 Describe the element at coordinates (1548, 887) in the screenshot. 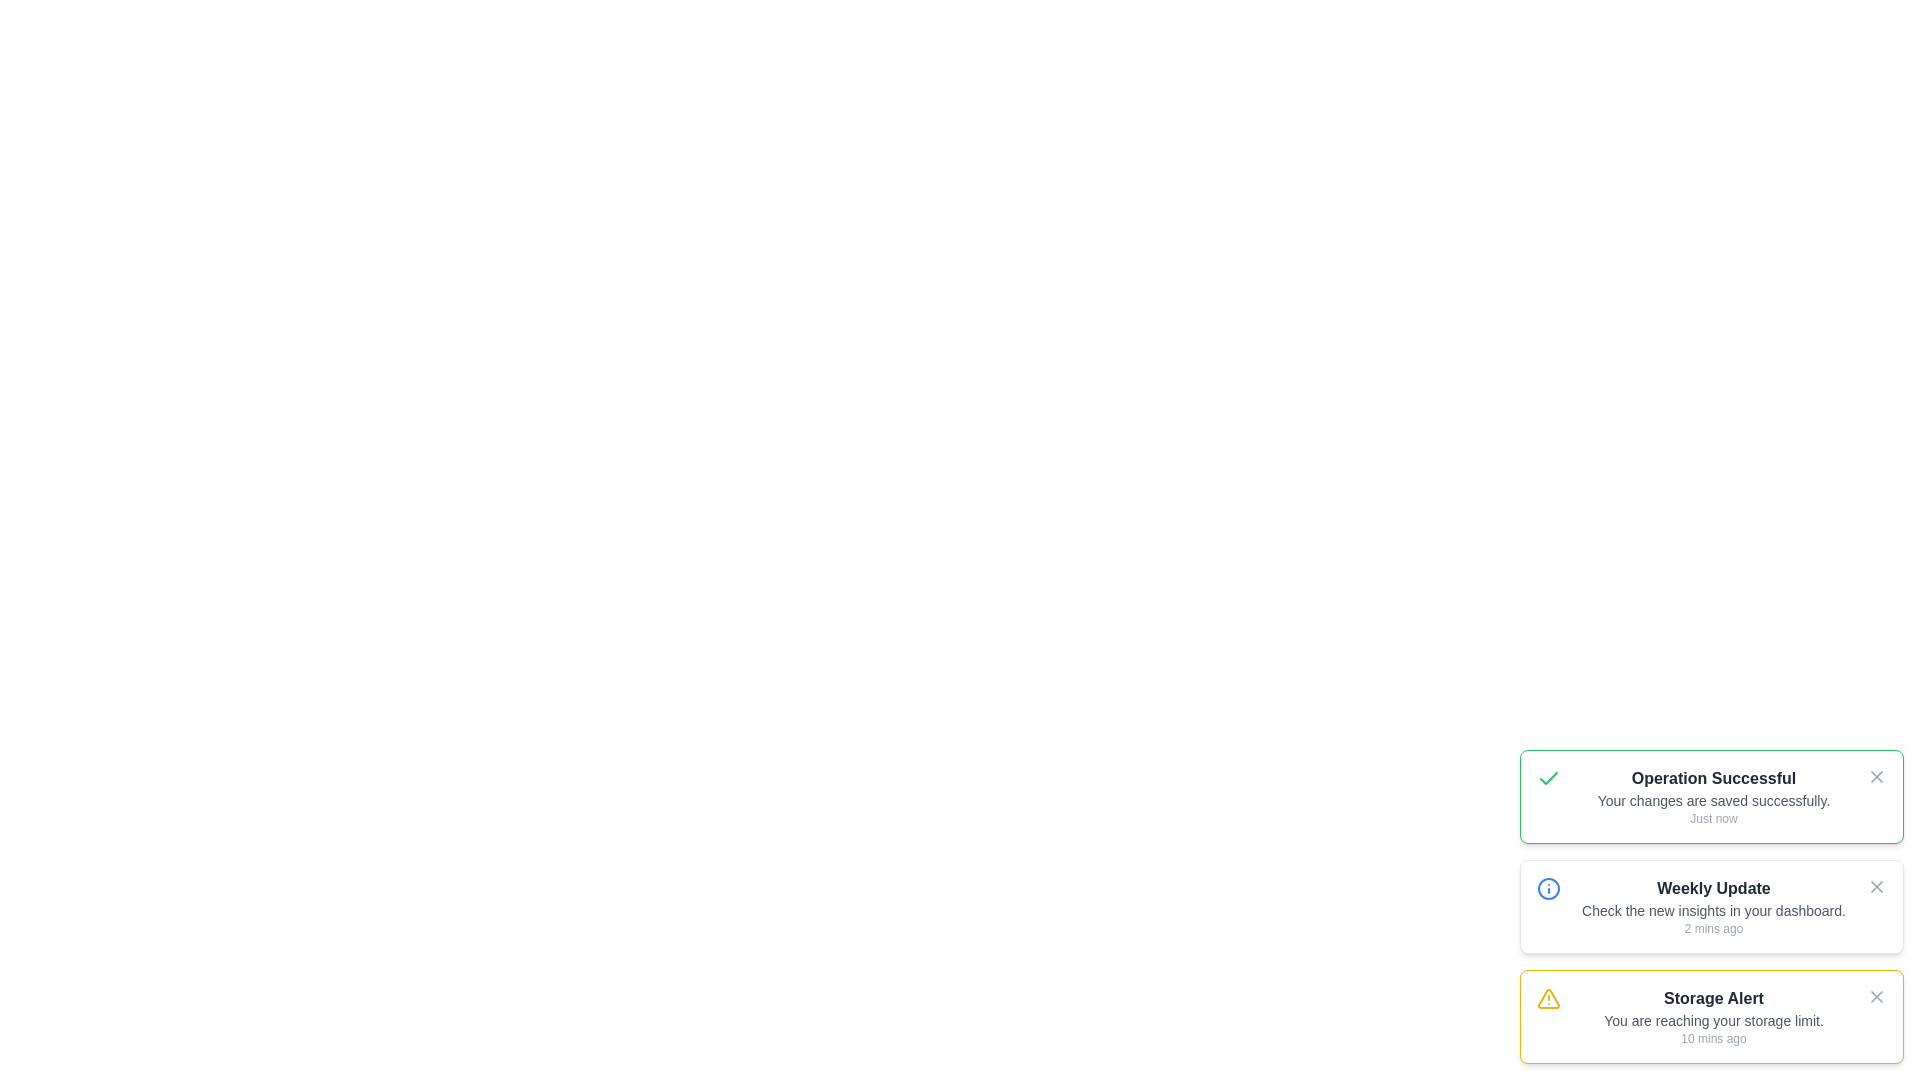

I see `the circular blue icon with an information symbol located in the top-left corner of the 'Weekly Update' notification box` at that location.